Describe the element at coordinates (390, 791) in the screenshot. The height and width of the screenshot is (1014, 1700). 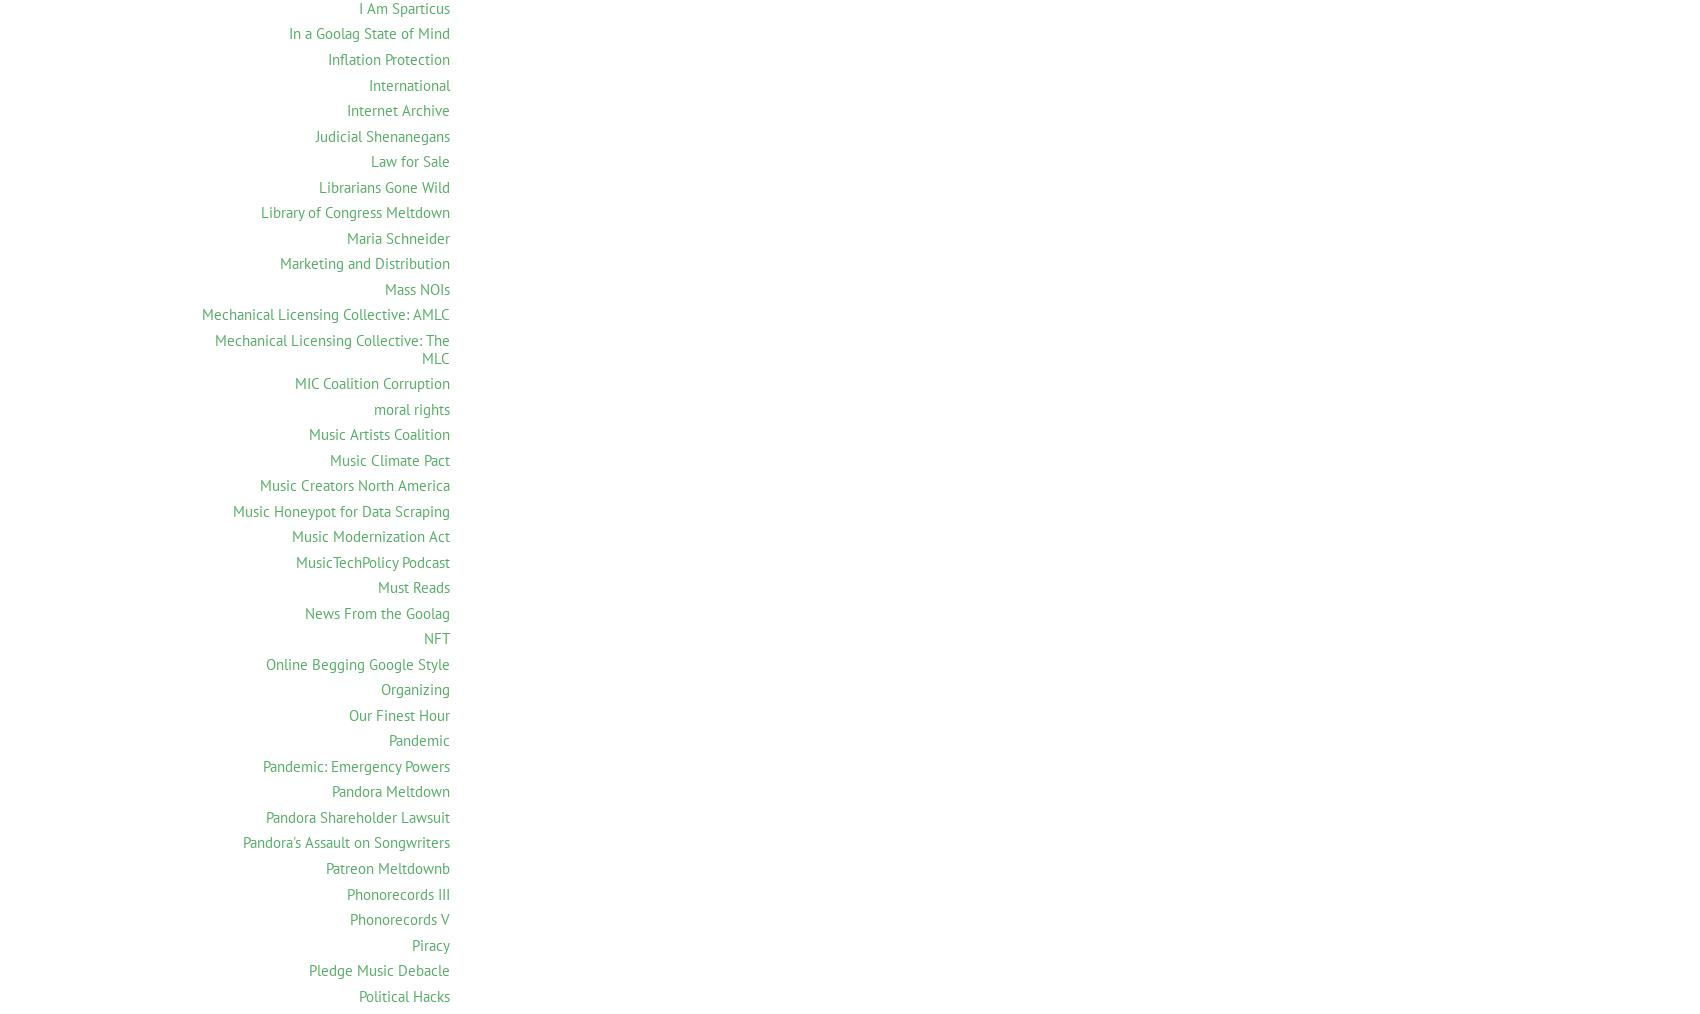
I see `'Pandora Meltdown'` at that location.